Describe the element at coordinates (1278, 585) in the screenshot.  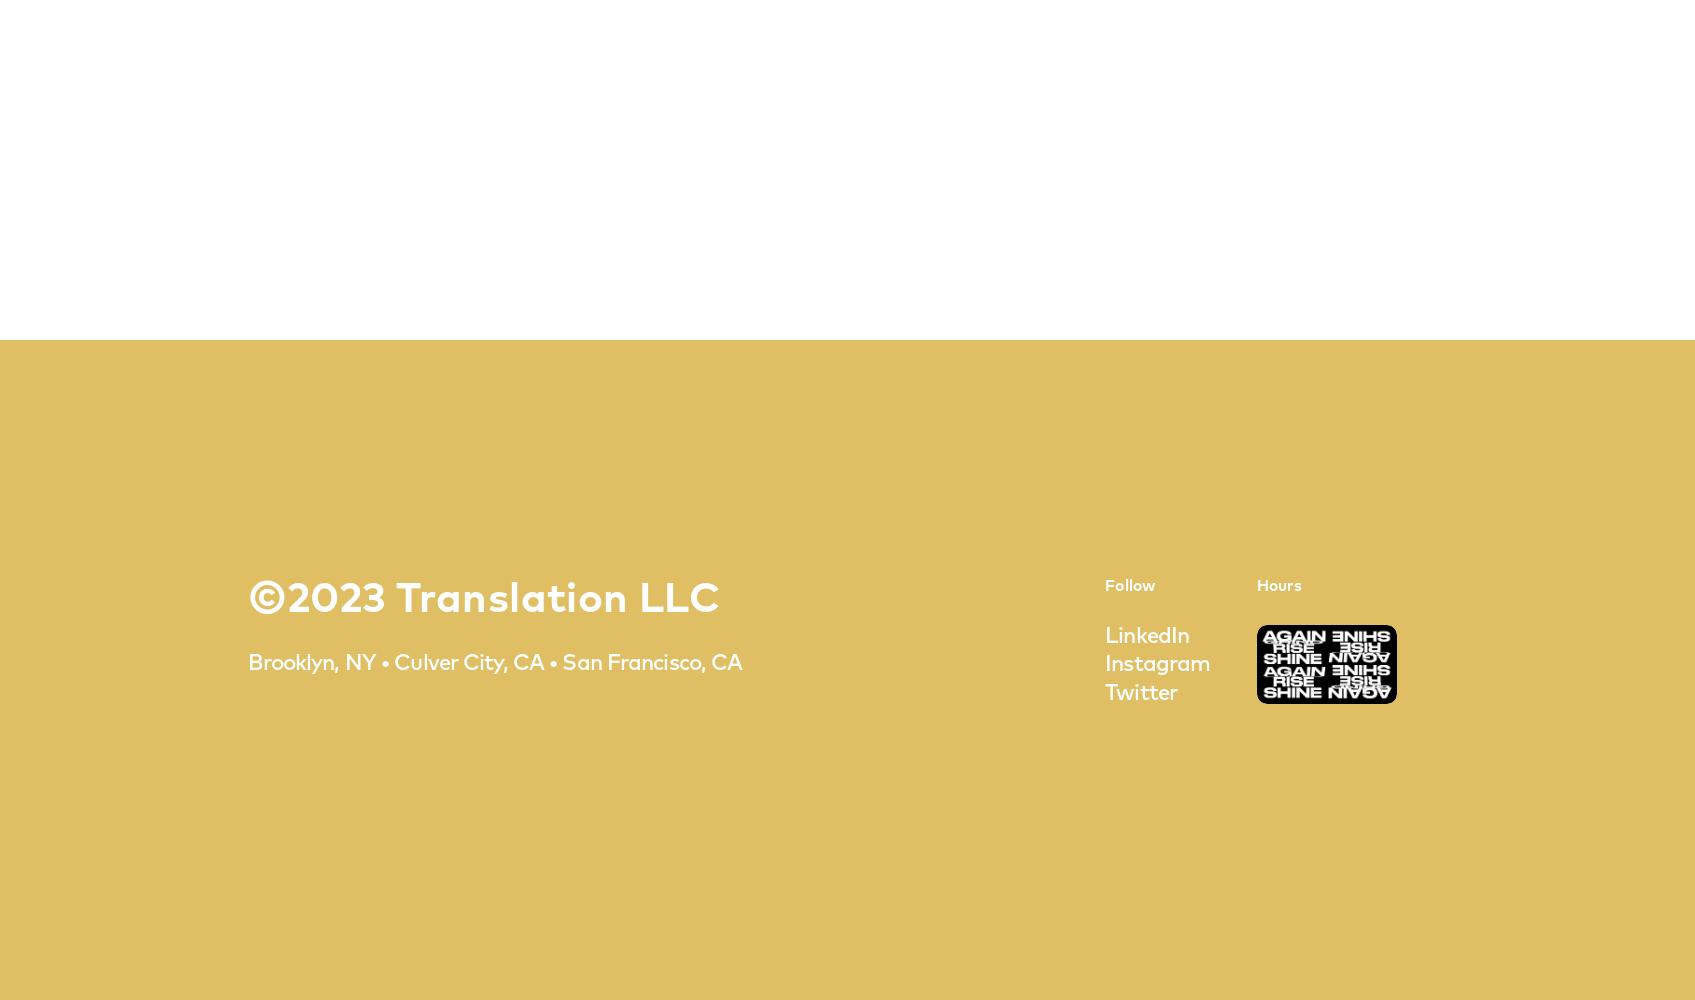
I see `'Hours'` at that location.